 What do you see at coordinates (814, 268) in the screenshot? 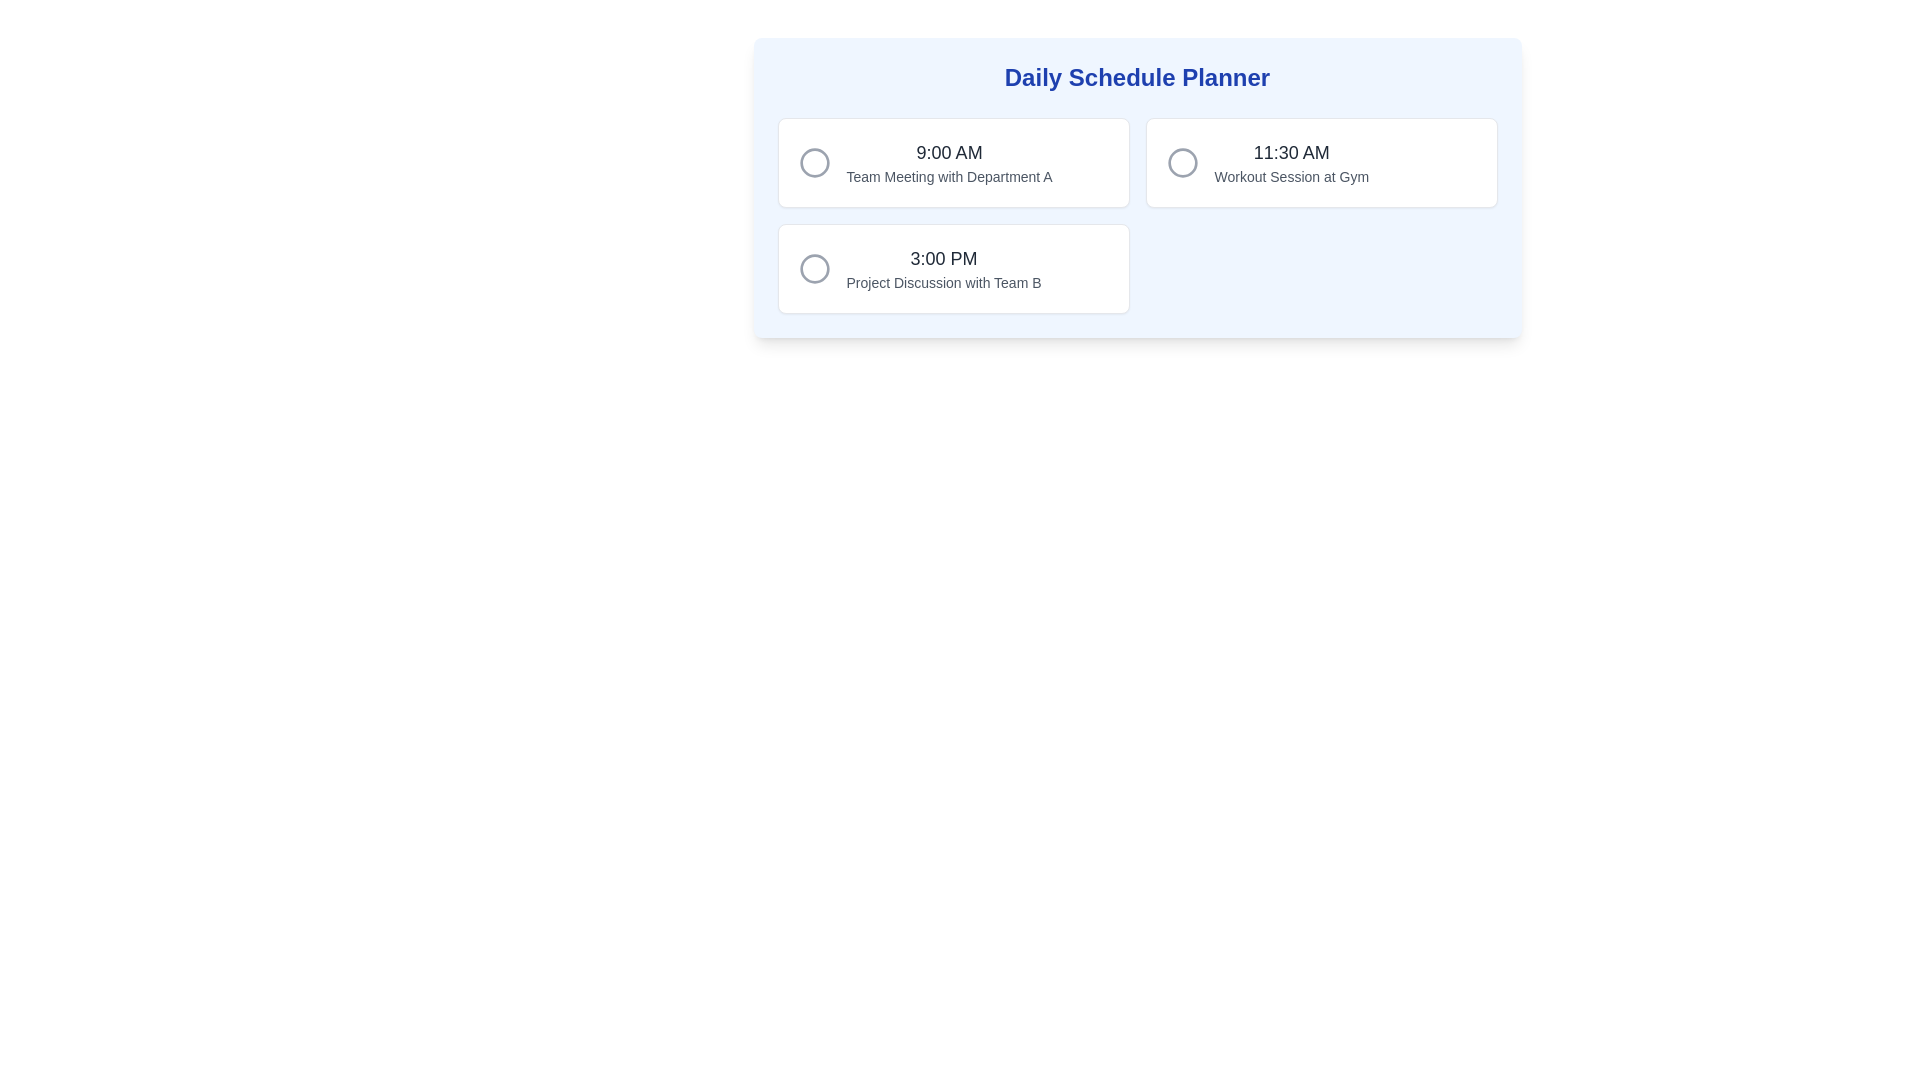
I see `the circular icon located to the left of the text '3:00 PM Project Discussion with Team B' in the bottom rectangular card of the schedule entry` at bounding box center [814, 268].